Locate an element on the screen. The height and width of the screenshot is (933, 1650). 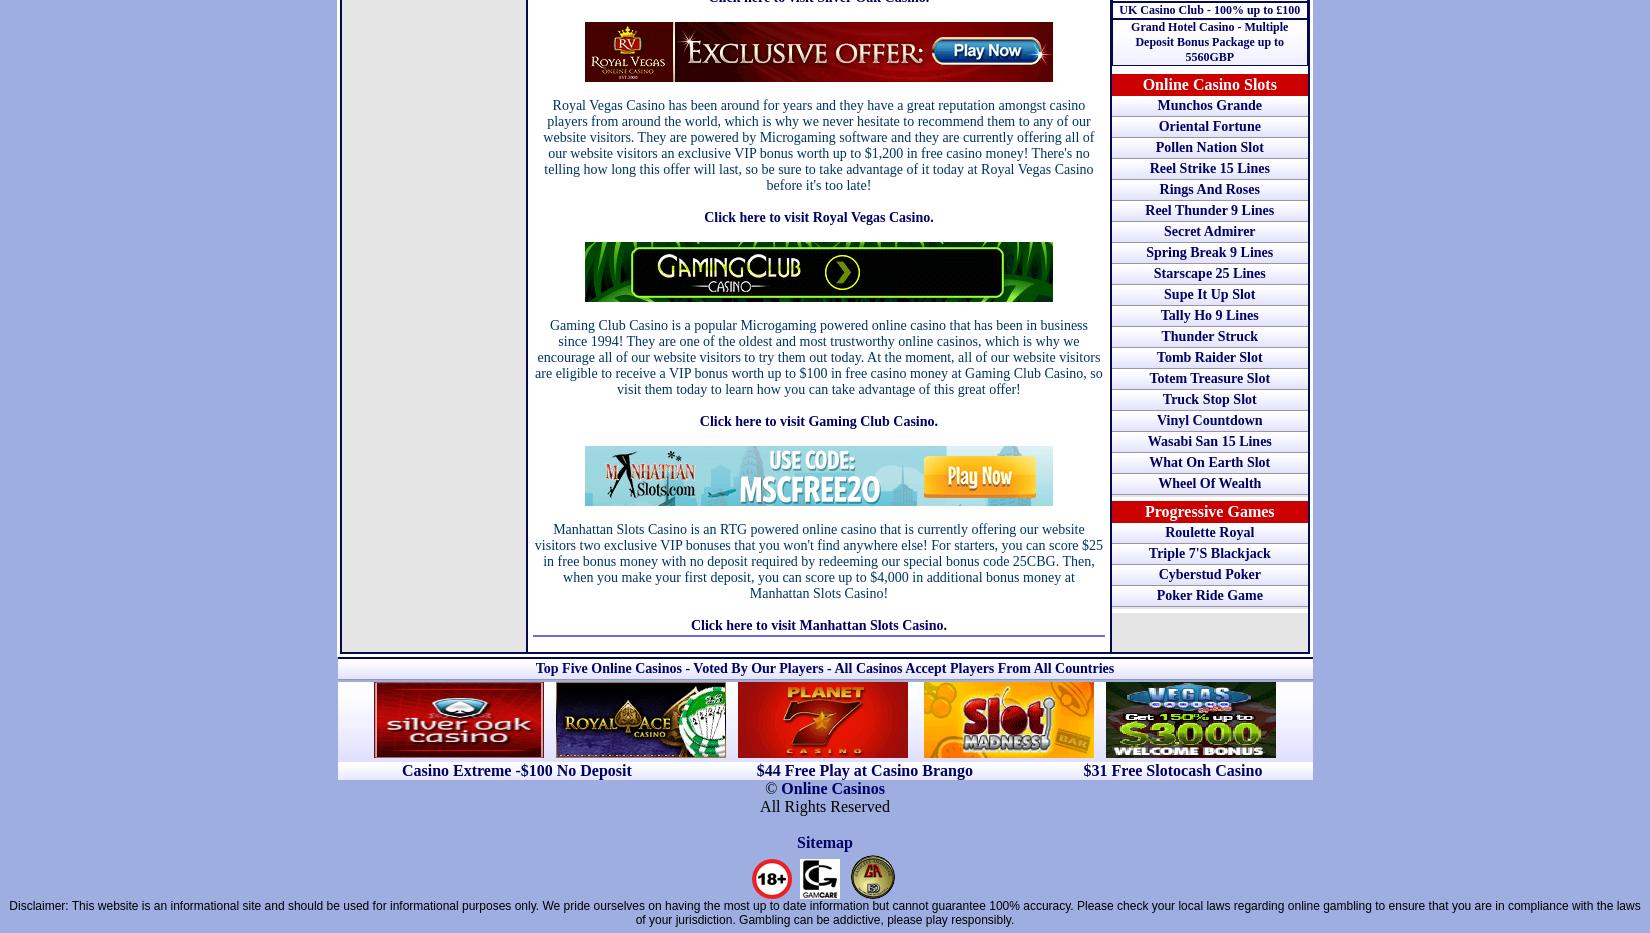
'Casino Extreme -$100 No Deposit' is located at coordinates (514, 769).